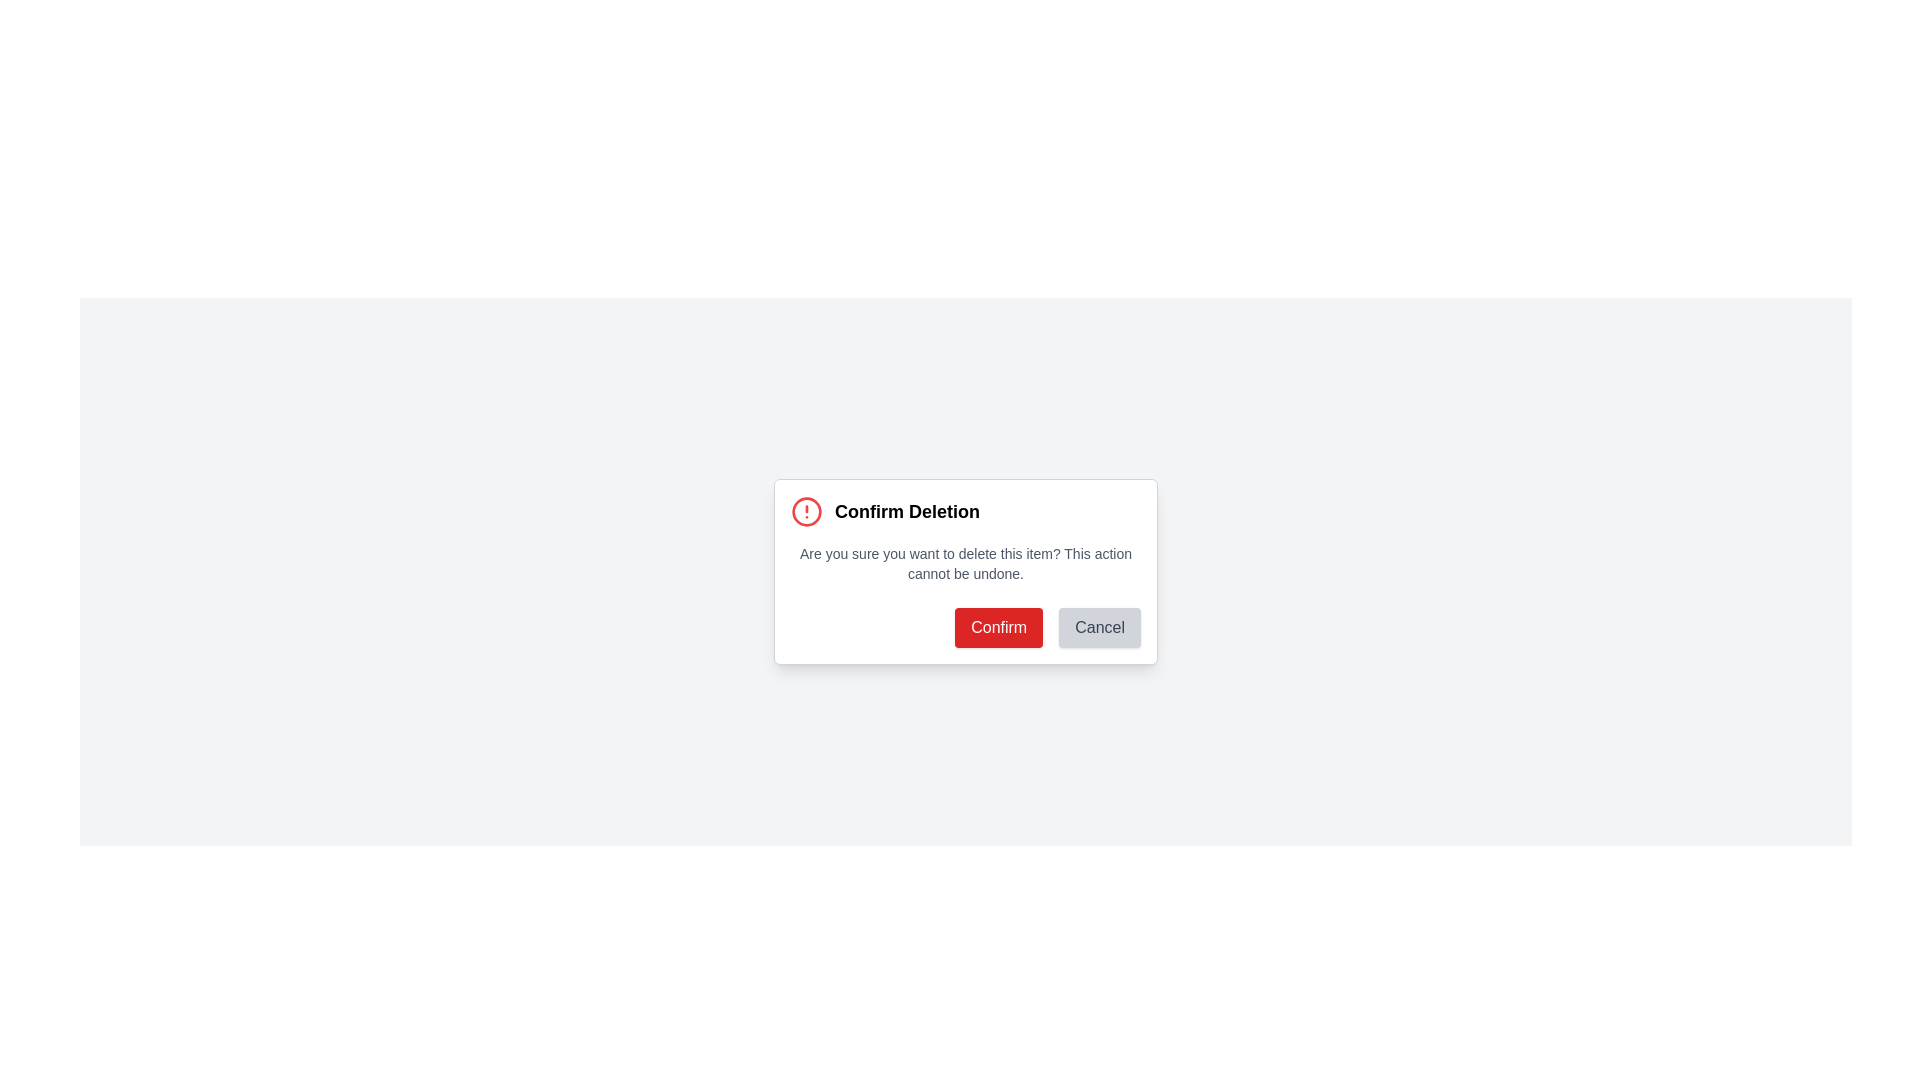 Image resolution: width=1920 pixels, height=1080 pixels. Describe the element at coordinates (965, 511) in the screenshot. I see `the title text element within the modal that indicates the purpose of the dialog box for confirming item deletion` at that location.